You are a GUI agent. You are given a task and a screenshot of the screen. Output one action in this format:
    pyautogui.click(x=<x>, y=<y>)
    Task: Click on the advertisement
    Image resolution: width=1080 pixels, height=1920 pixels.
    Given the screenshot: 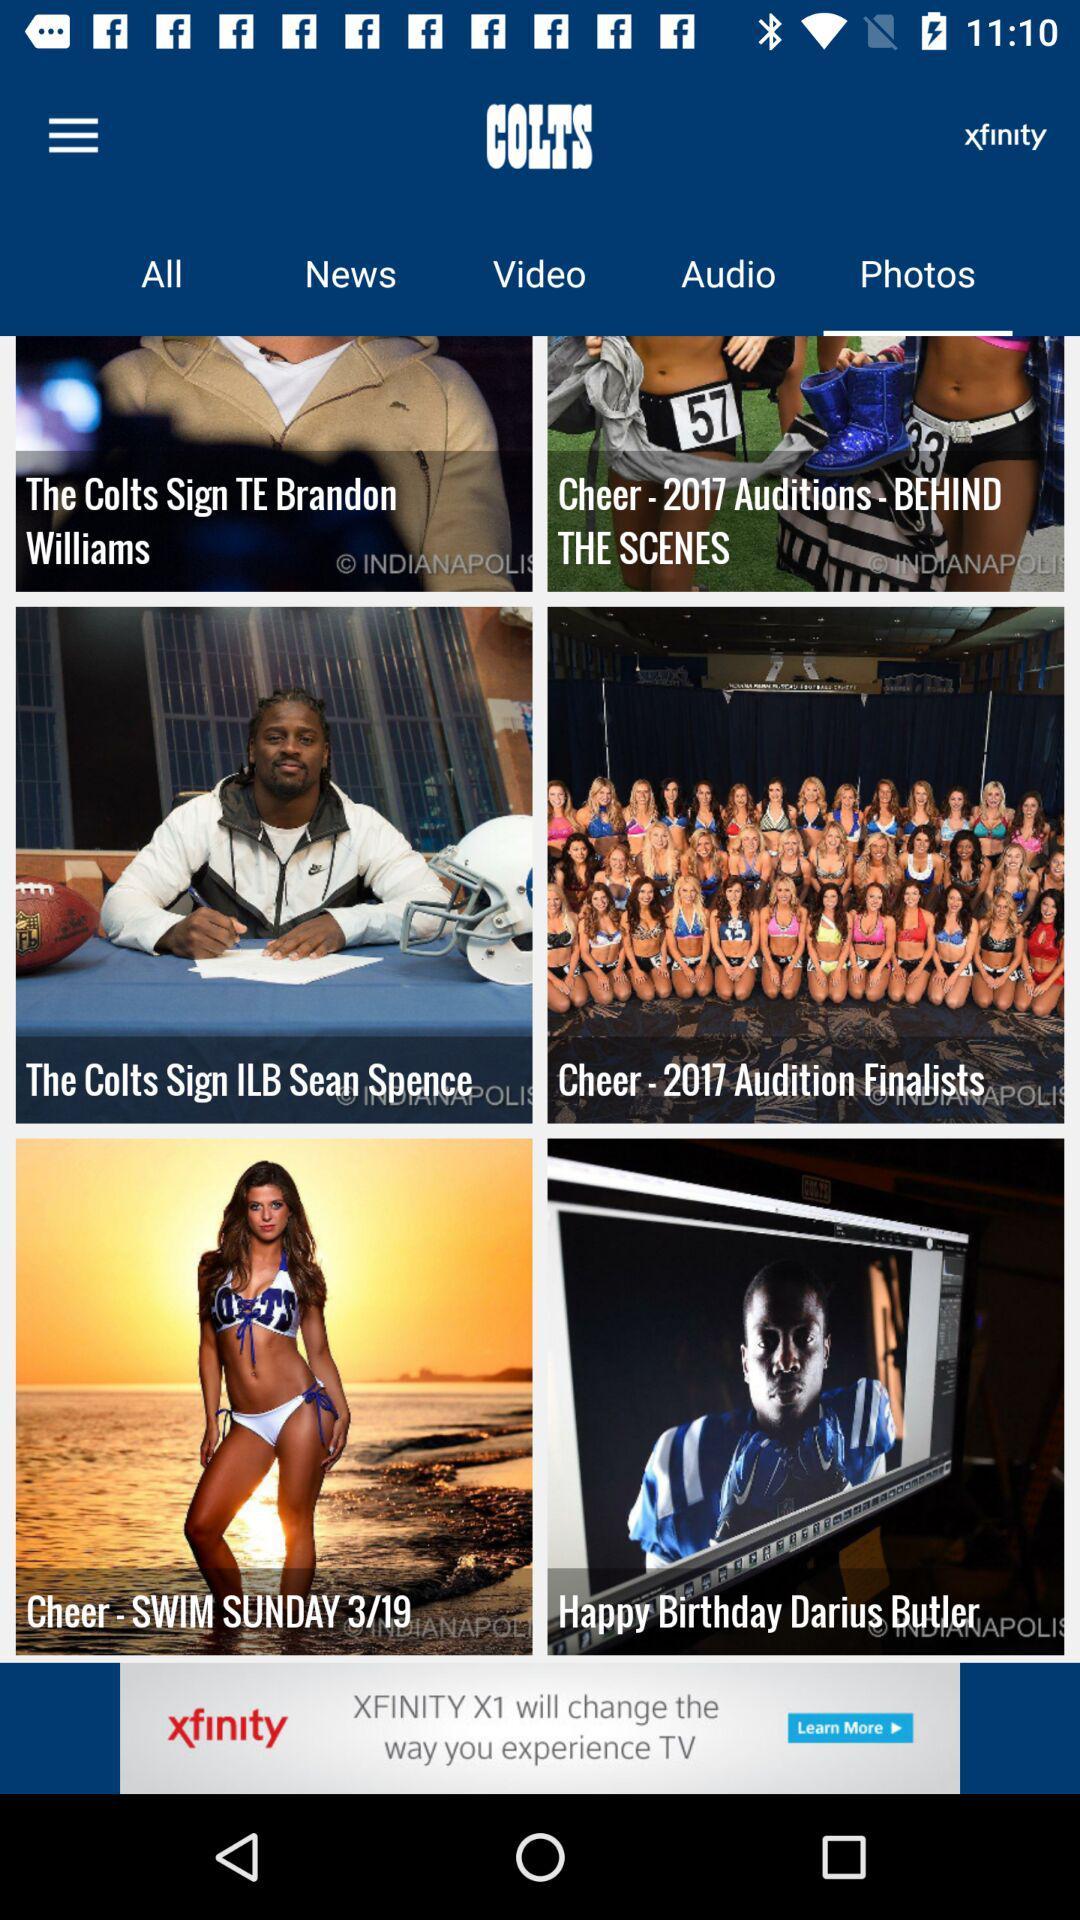 What is the action you would take?
    pyautogui.click(x=540, y=1727)
    